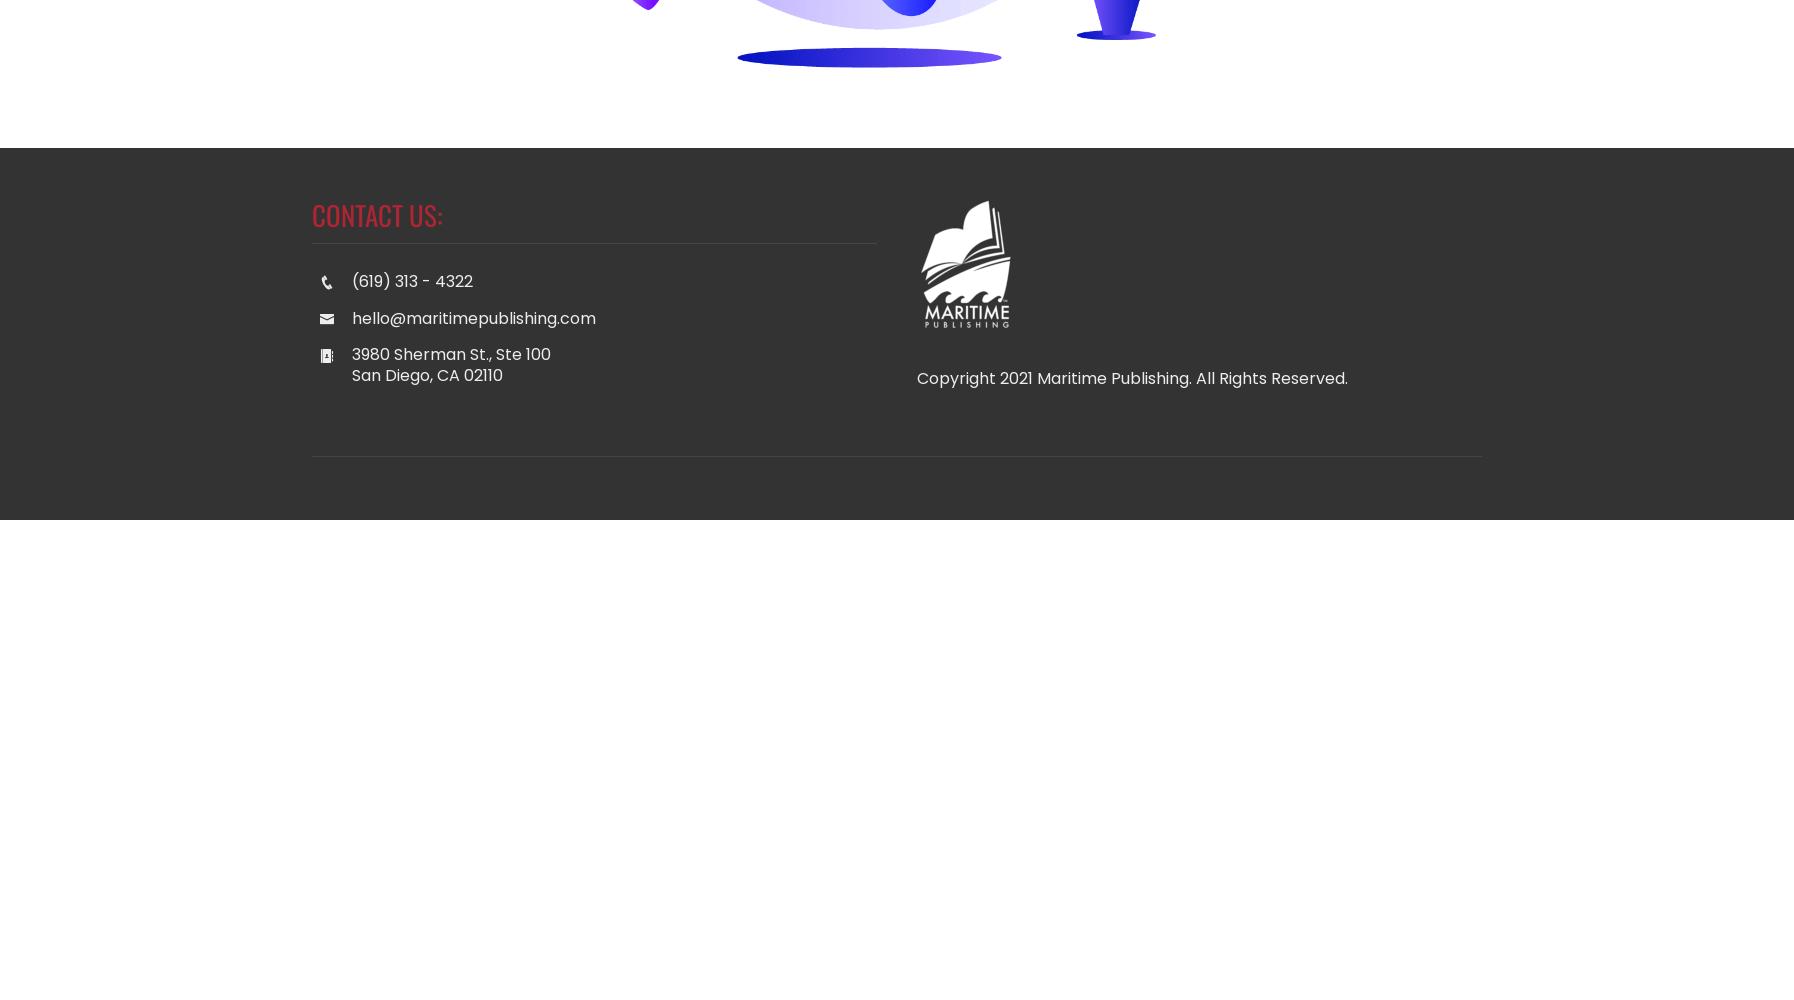  What do you see at coordinates (426, 375) in the screenshot?
I see `'San Diego, CA 02110'` at bounding box center [426, 375].